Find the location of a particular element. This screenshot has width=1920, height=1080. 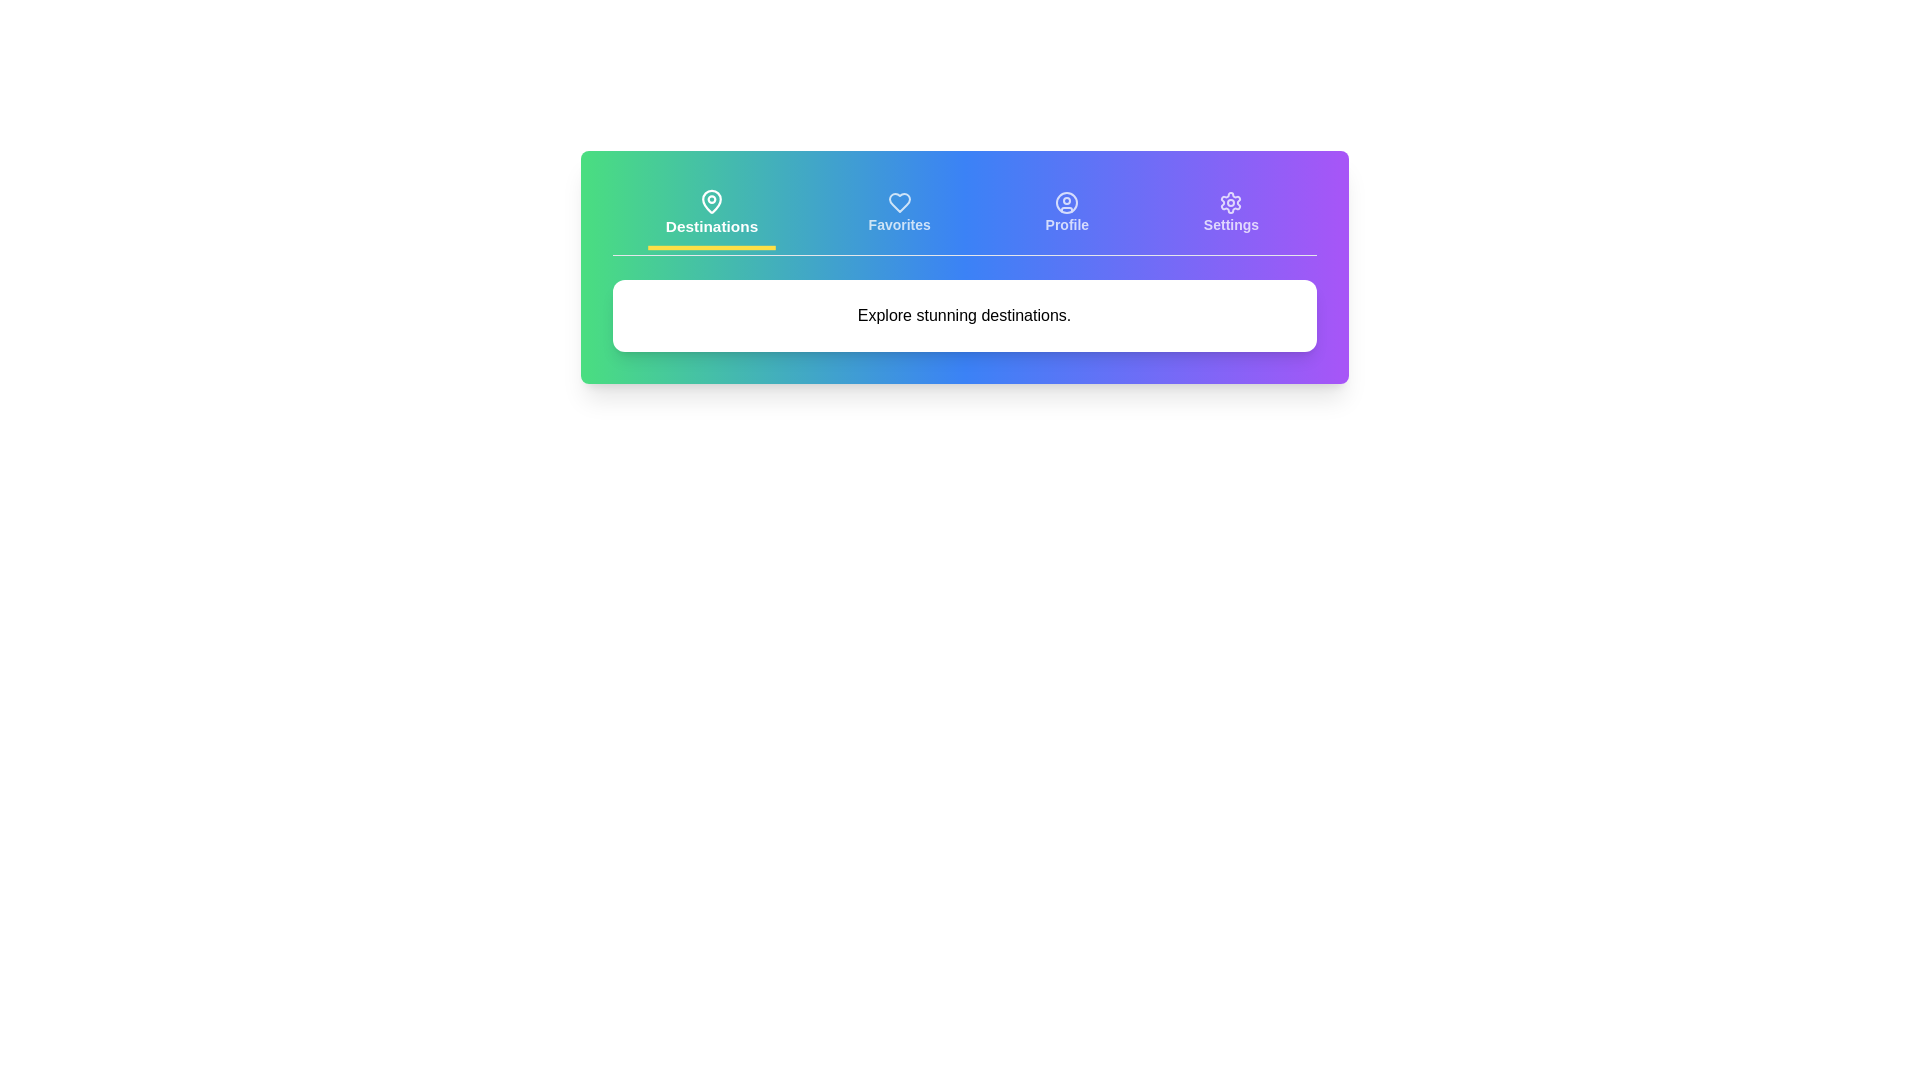

the text 'Explore stunning destinations.' in the content pane is located at coordinates (964, 315).